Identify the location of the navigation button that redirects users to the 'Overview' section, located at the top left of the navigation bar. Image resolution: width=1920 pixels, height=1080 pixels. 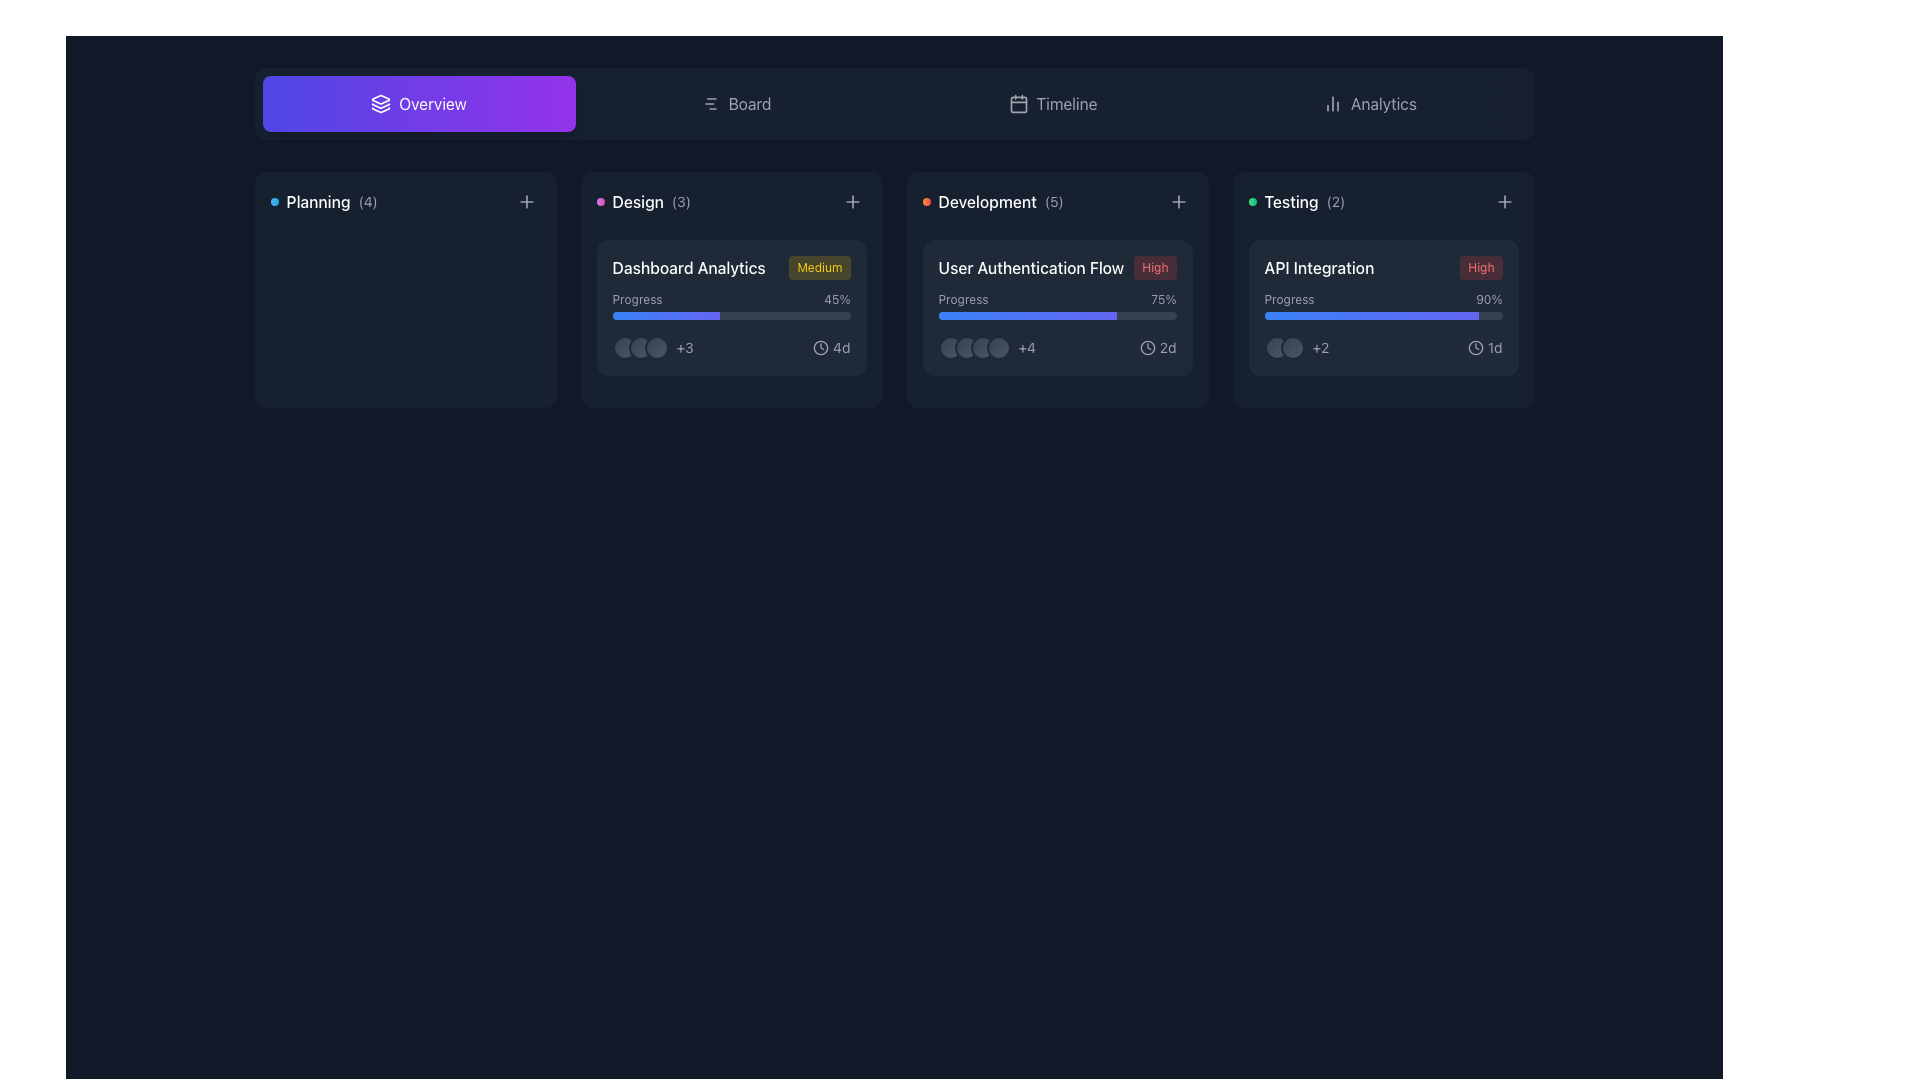
(417, 104).